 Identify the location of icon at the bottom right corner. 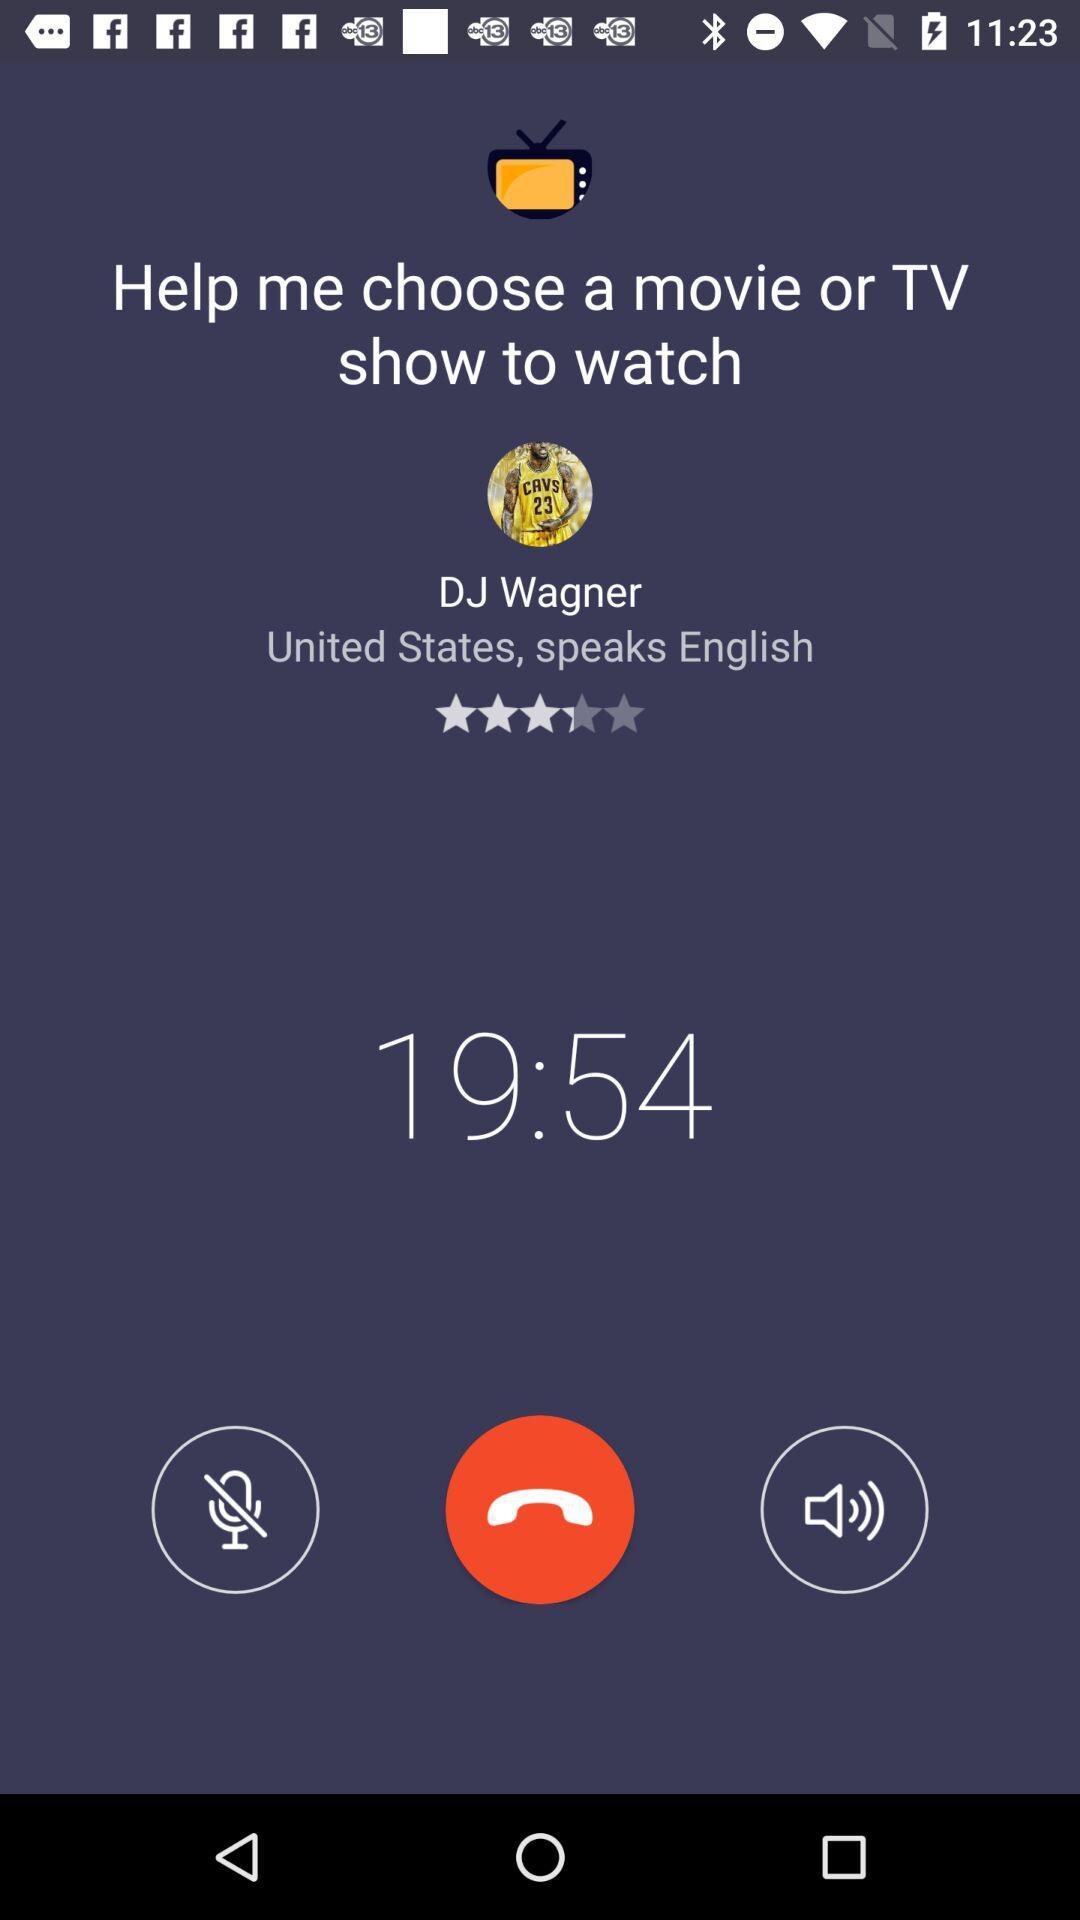
(844, 1509).